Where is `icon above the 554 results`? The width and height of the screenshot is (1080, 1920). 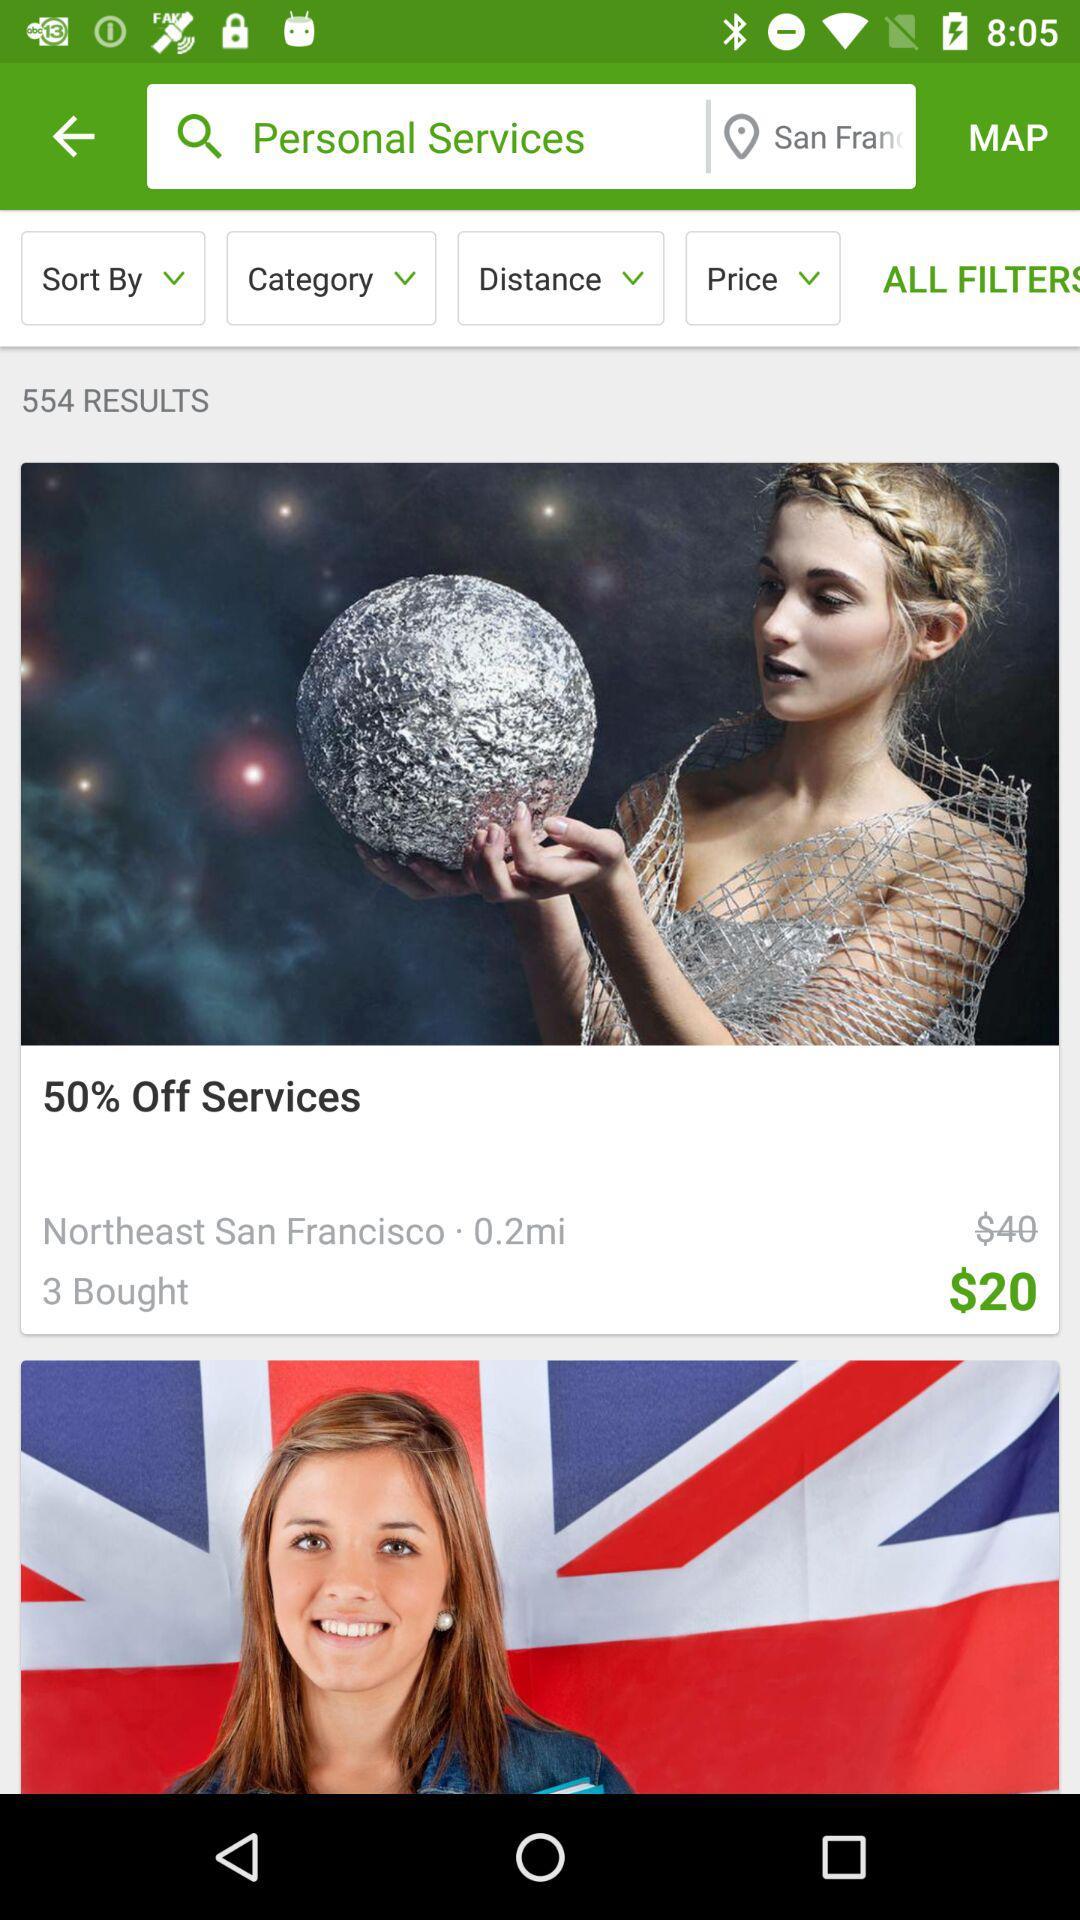
icon above the 554 results is located at coordinates (113, 277).